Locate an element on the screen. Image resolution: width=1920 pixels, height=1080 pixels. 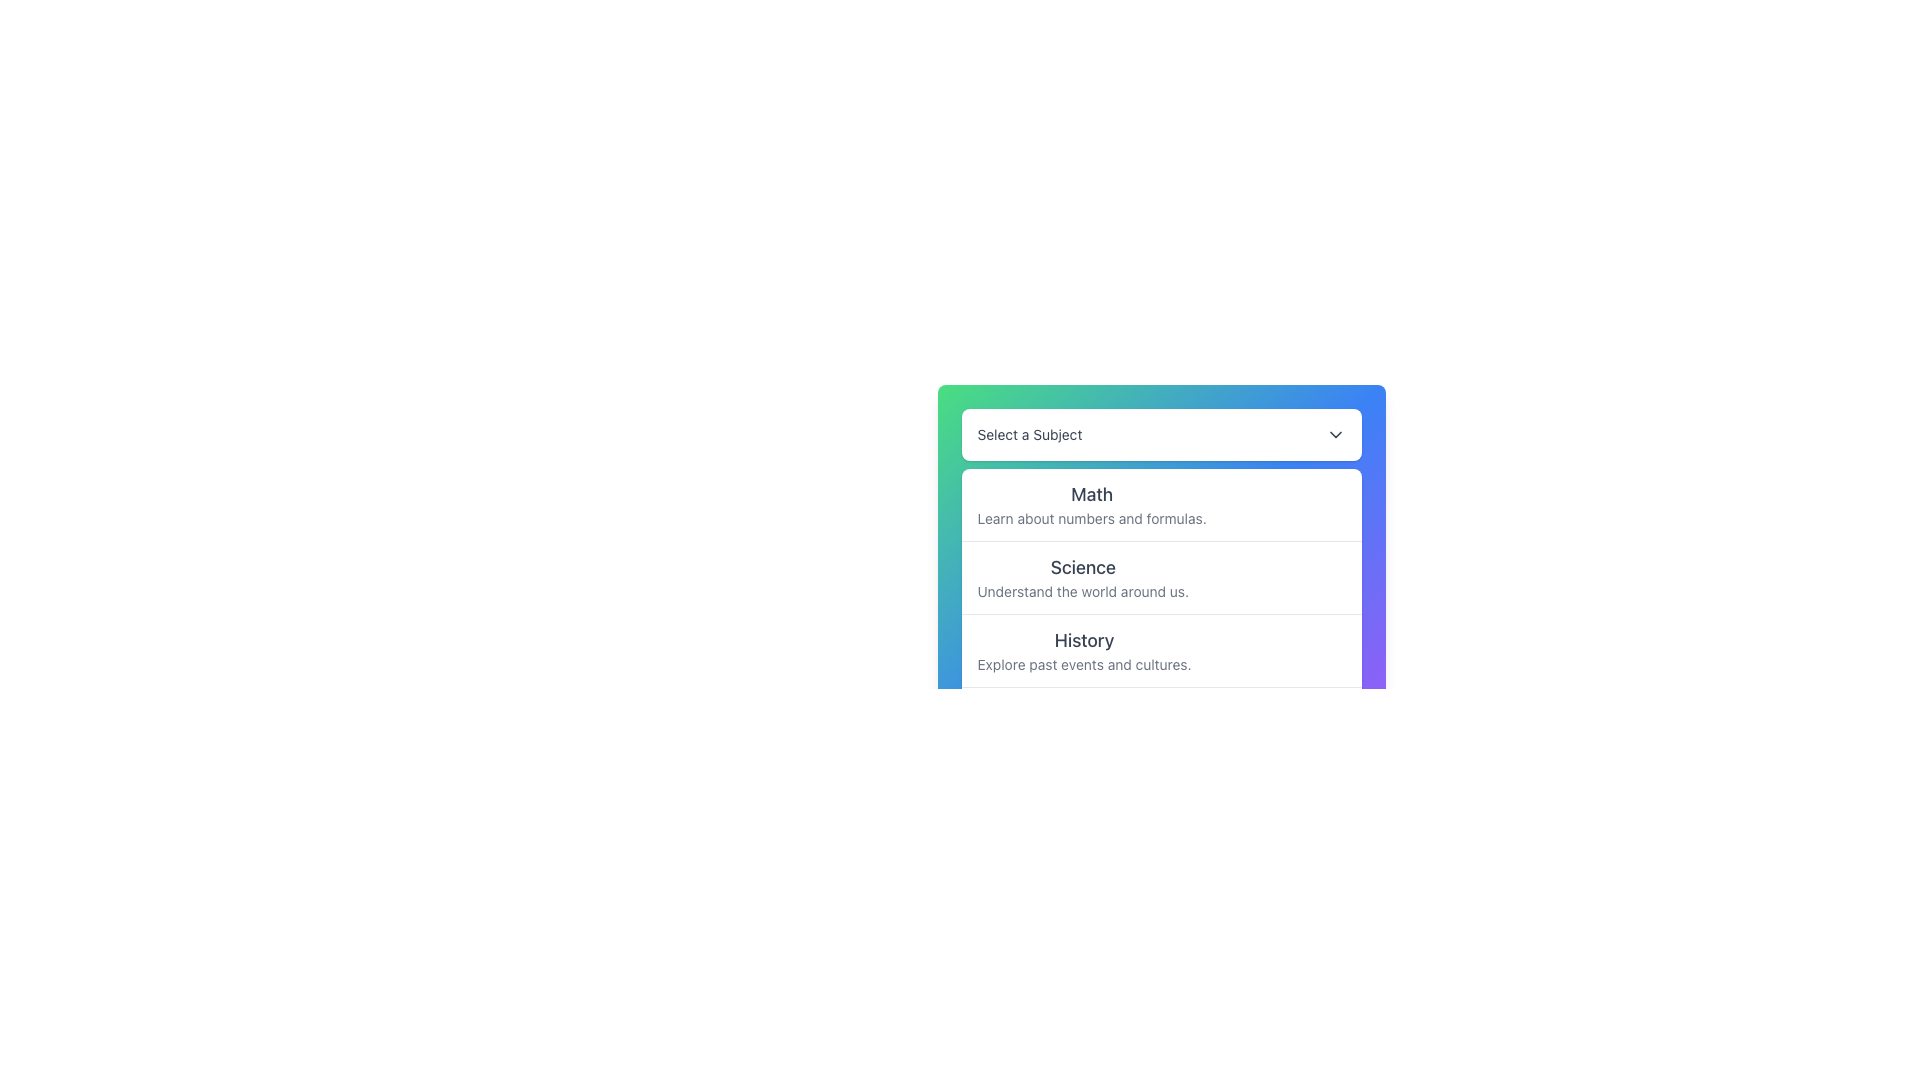
the 'Math' text label, which is displayed in a bold and larger font at the top of the list section is located at coordinates (1091, 494).